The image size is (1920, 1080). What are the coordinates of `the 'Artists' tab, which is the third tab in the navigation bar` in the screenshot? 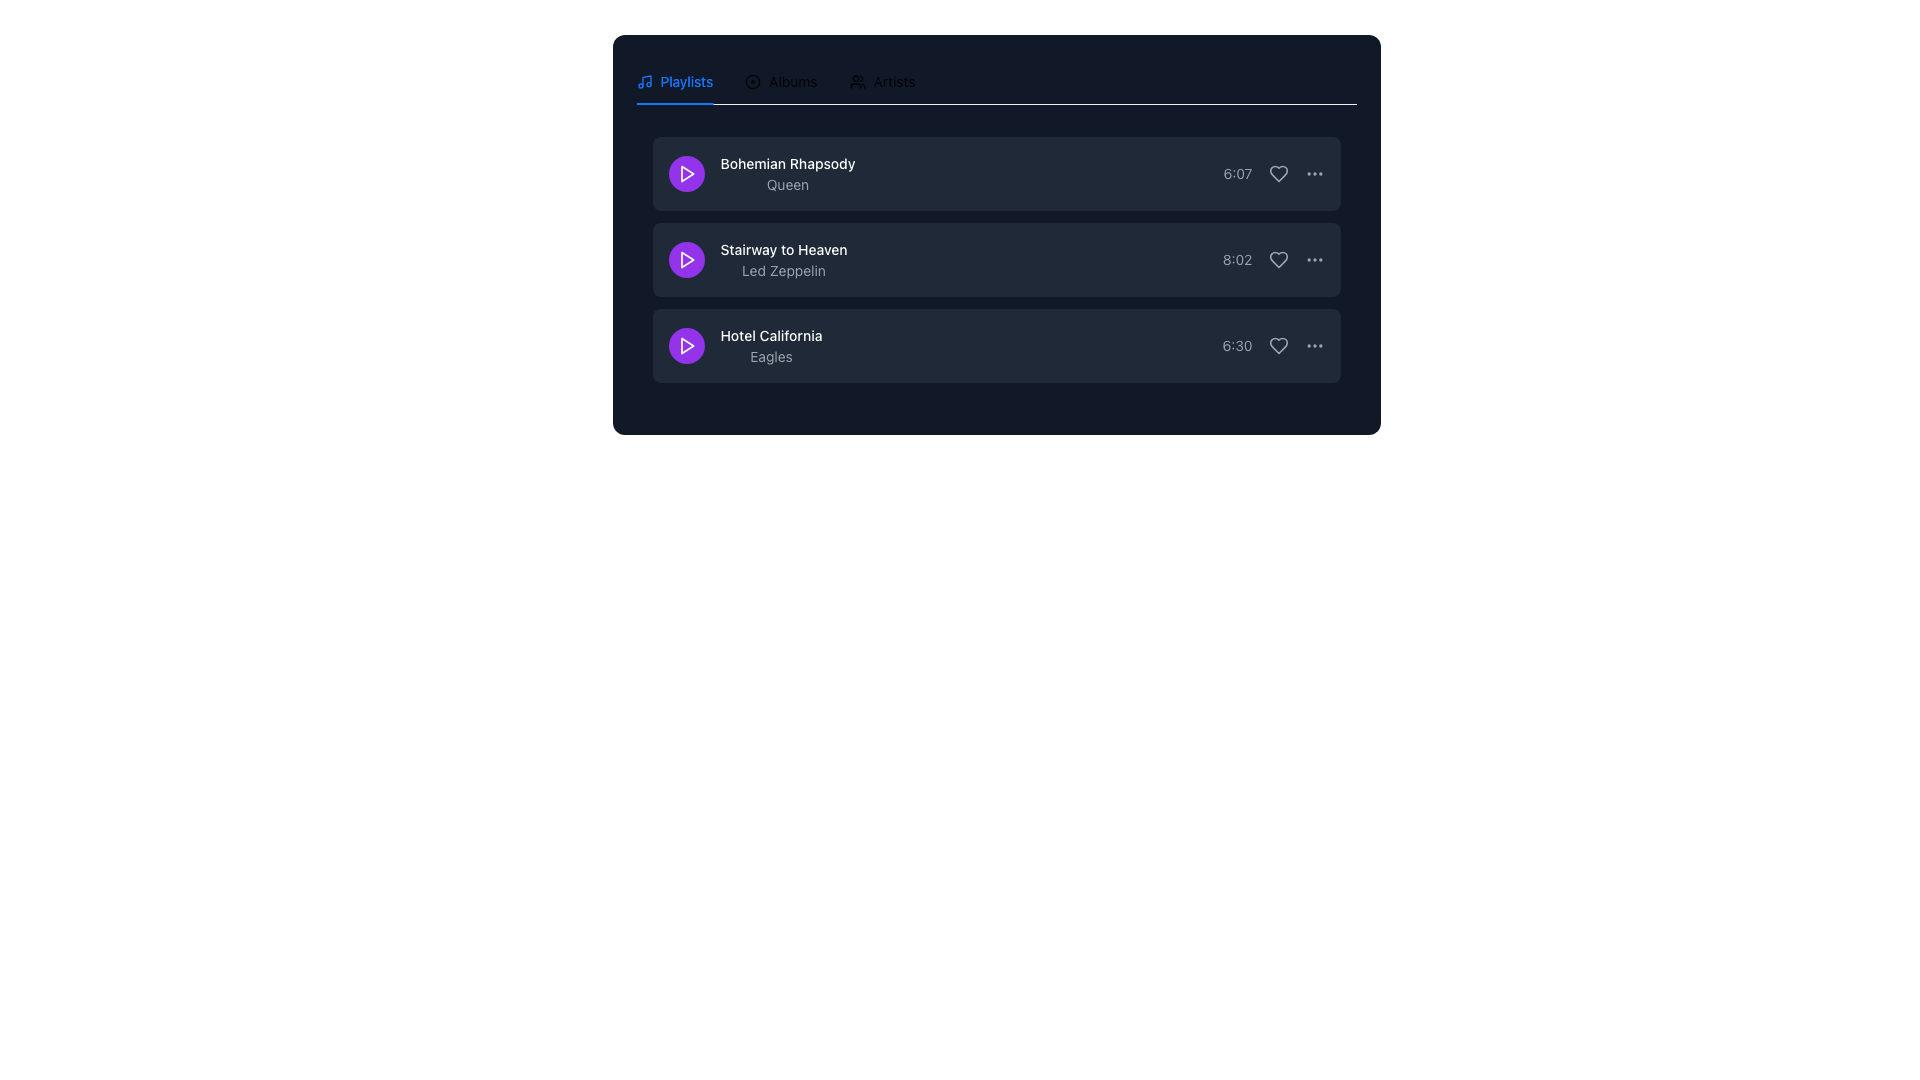 It's located at (881, 80).